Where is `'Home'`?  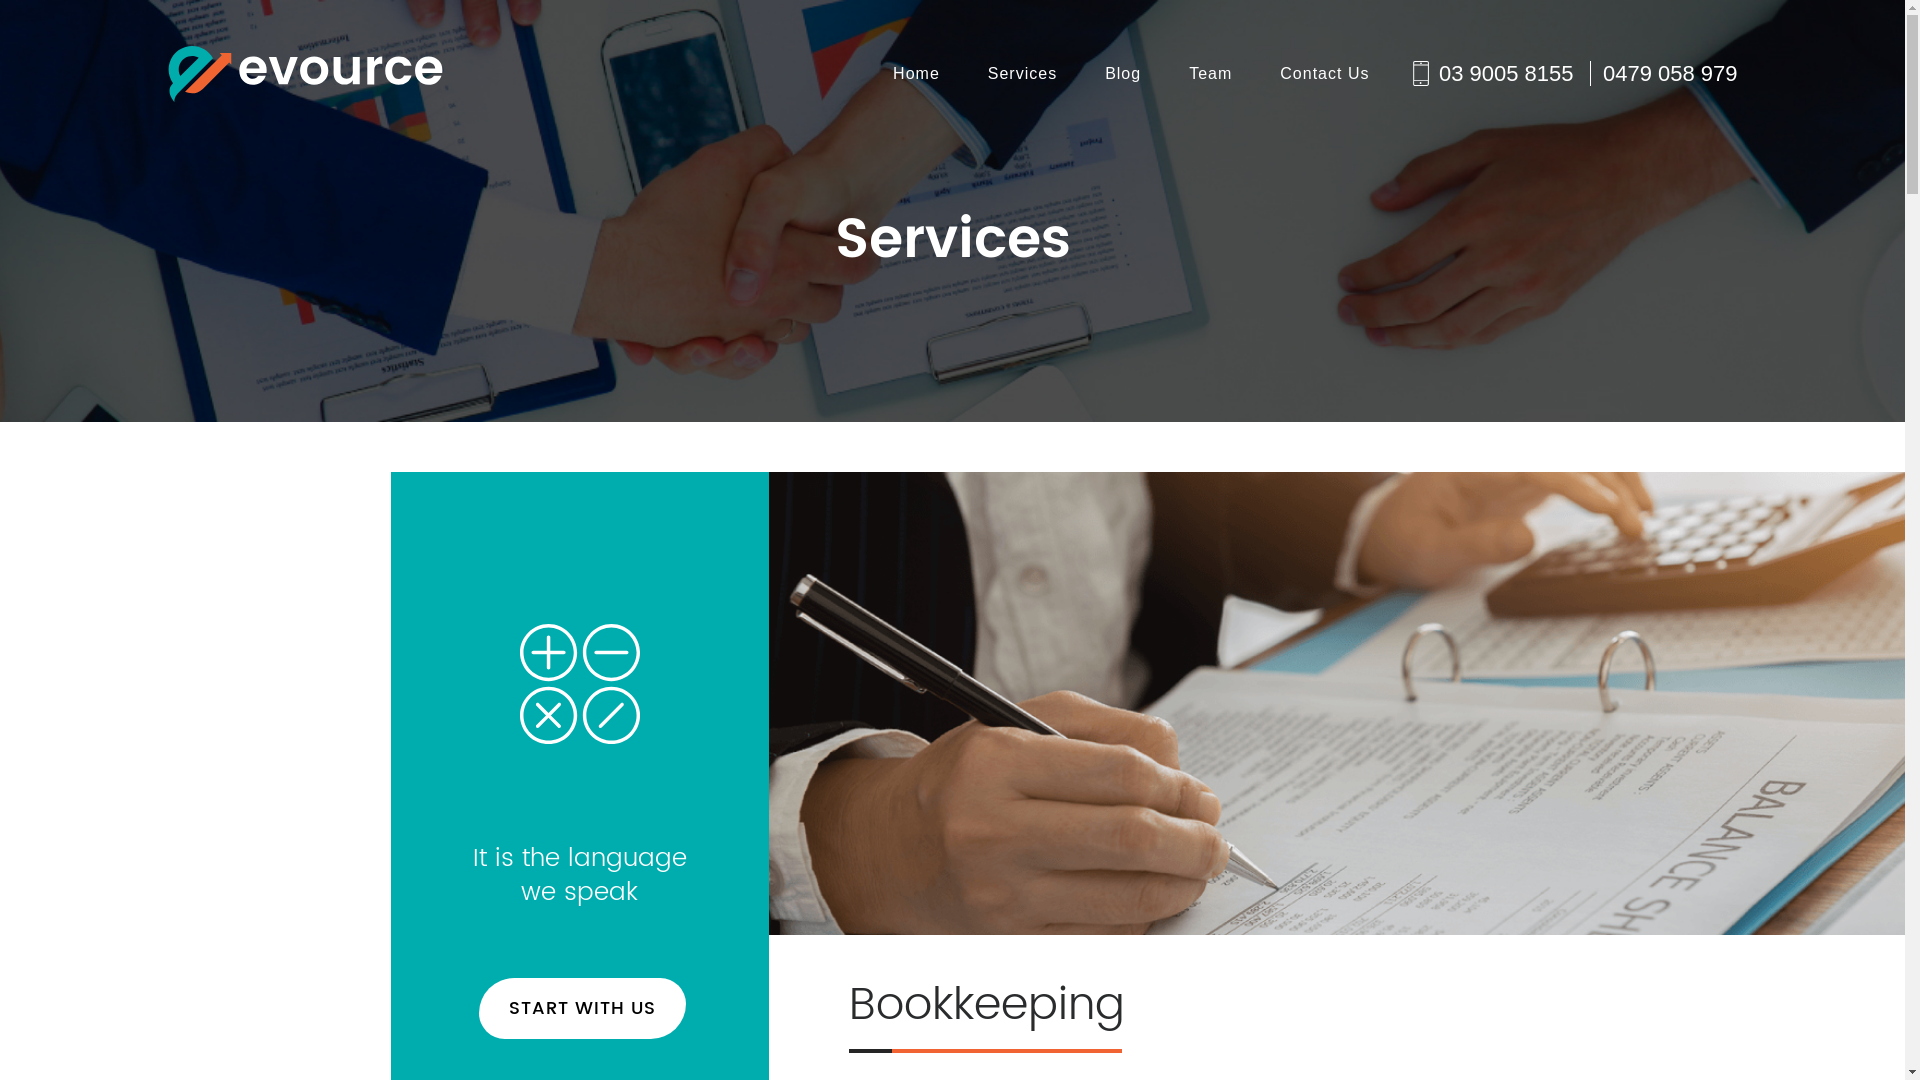 'Home' is located at coordinates (891, 72).